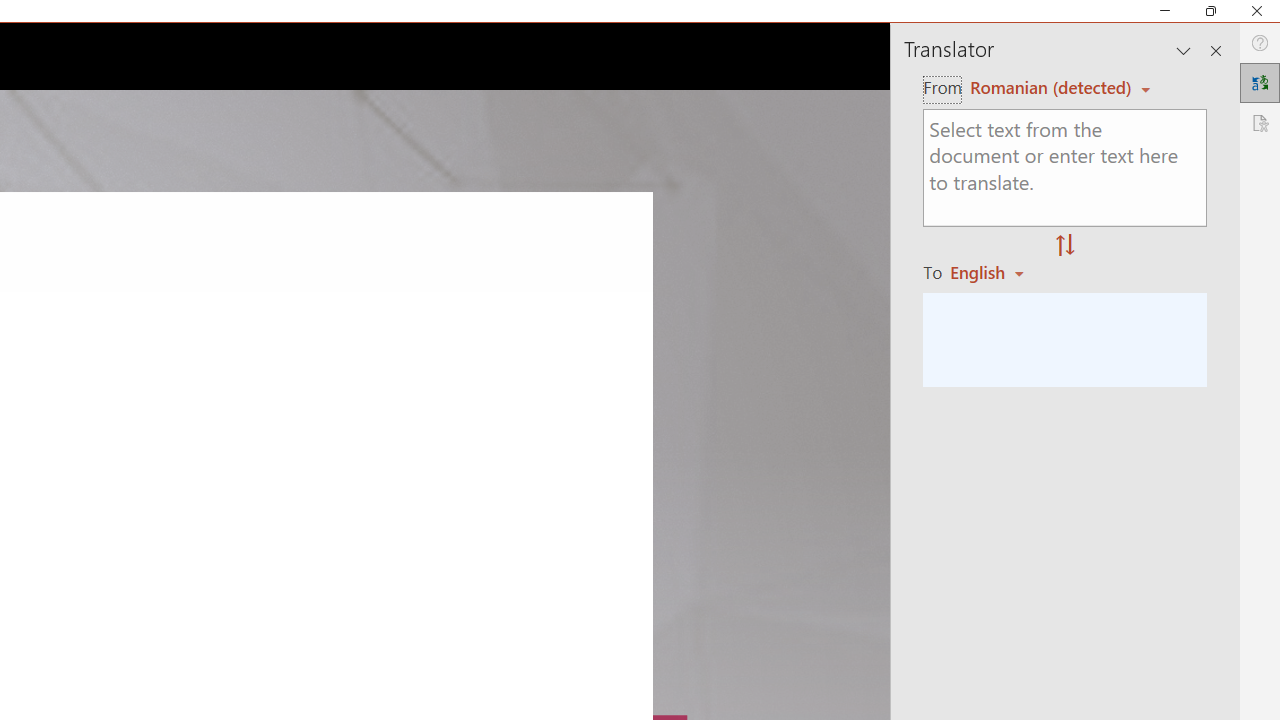 The image size is (1280, 720). What do you see at coordinates (1064, 244) in the screenshot?
I see `'Swap "from" and "to" languages.'` at bounding box center [1064, 244].